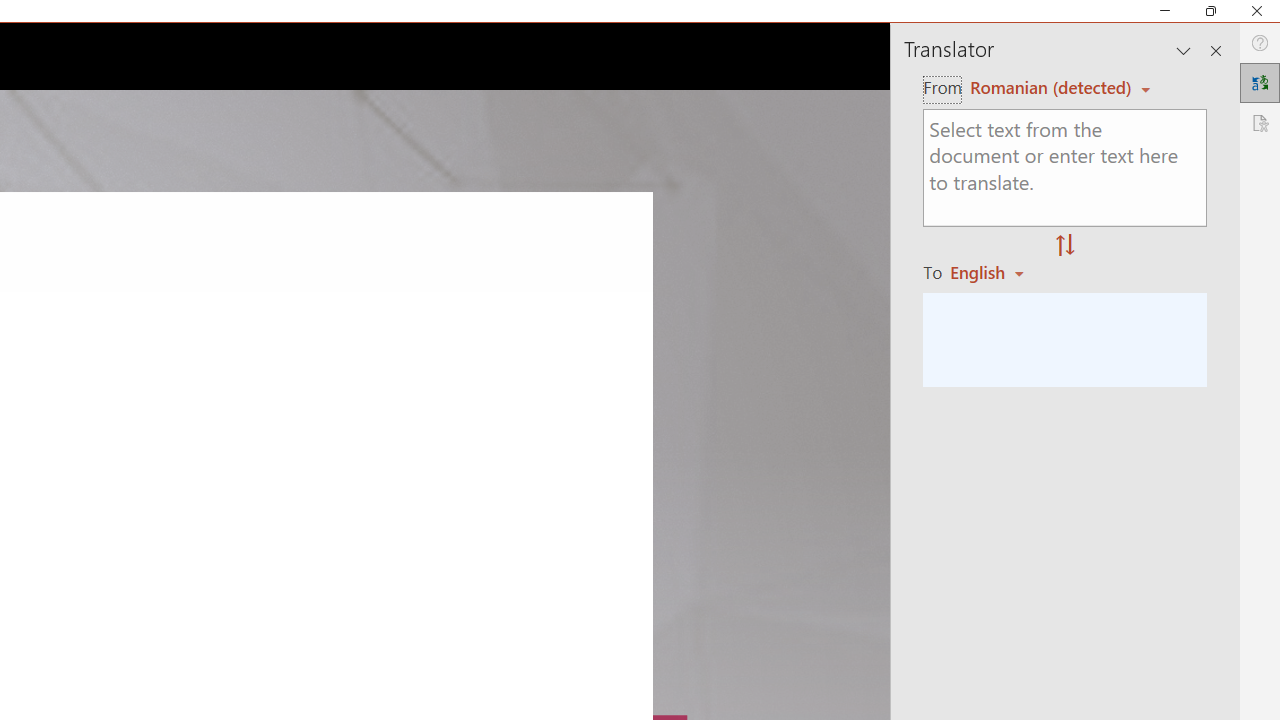 The image size is (1280, 720). What do you see at coordinates (1064, 244) in the screenshot?
I see `'Swap "from" and "to" languages.'` at bounding box center [1064, 244].